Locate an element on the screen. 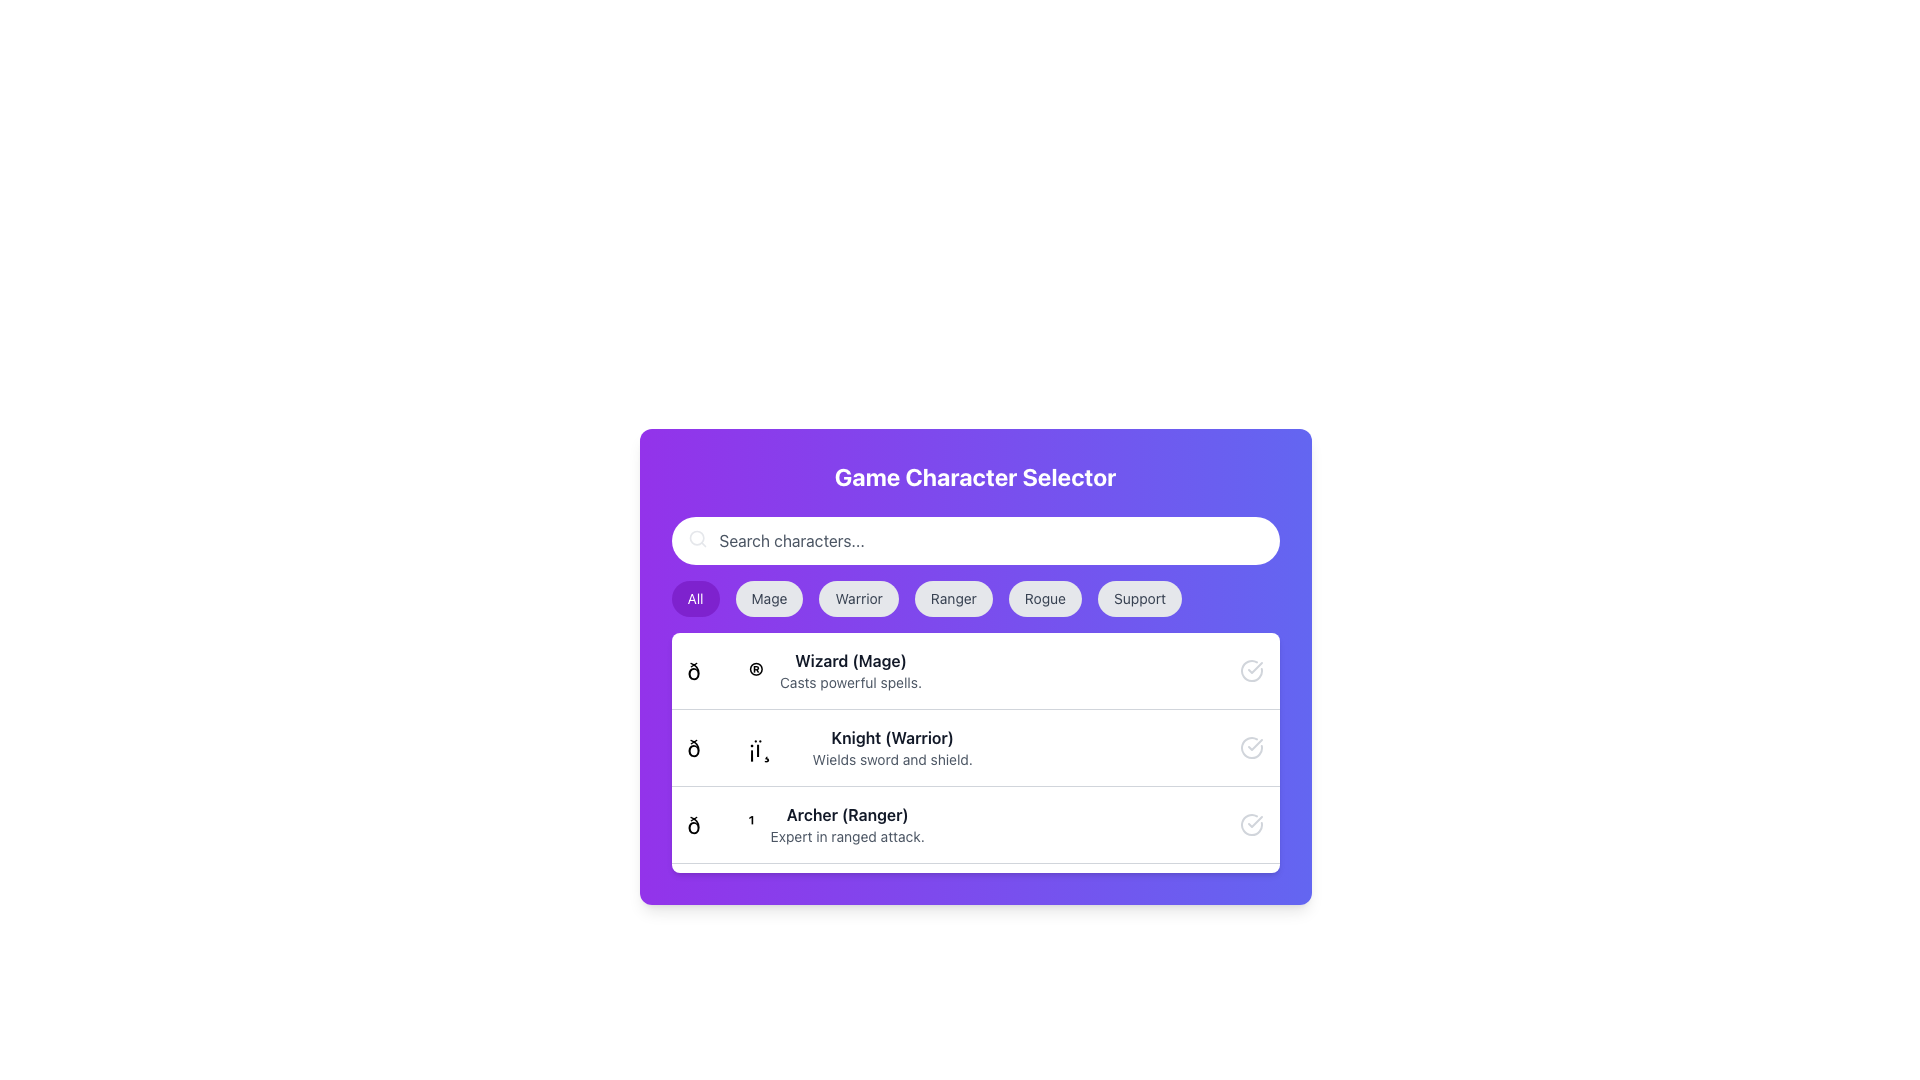 The image size is (1920, 1080). text label displaying 'Wizard (Mage)' and 'Casts powerful spells.' in the character selection interface, located at the center point coordinates is located at coordinates (850, 671).